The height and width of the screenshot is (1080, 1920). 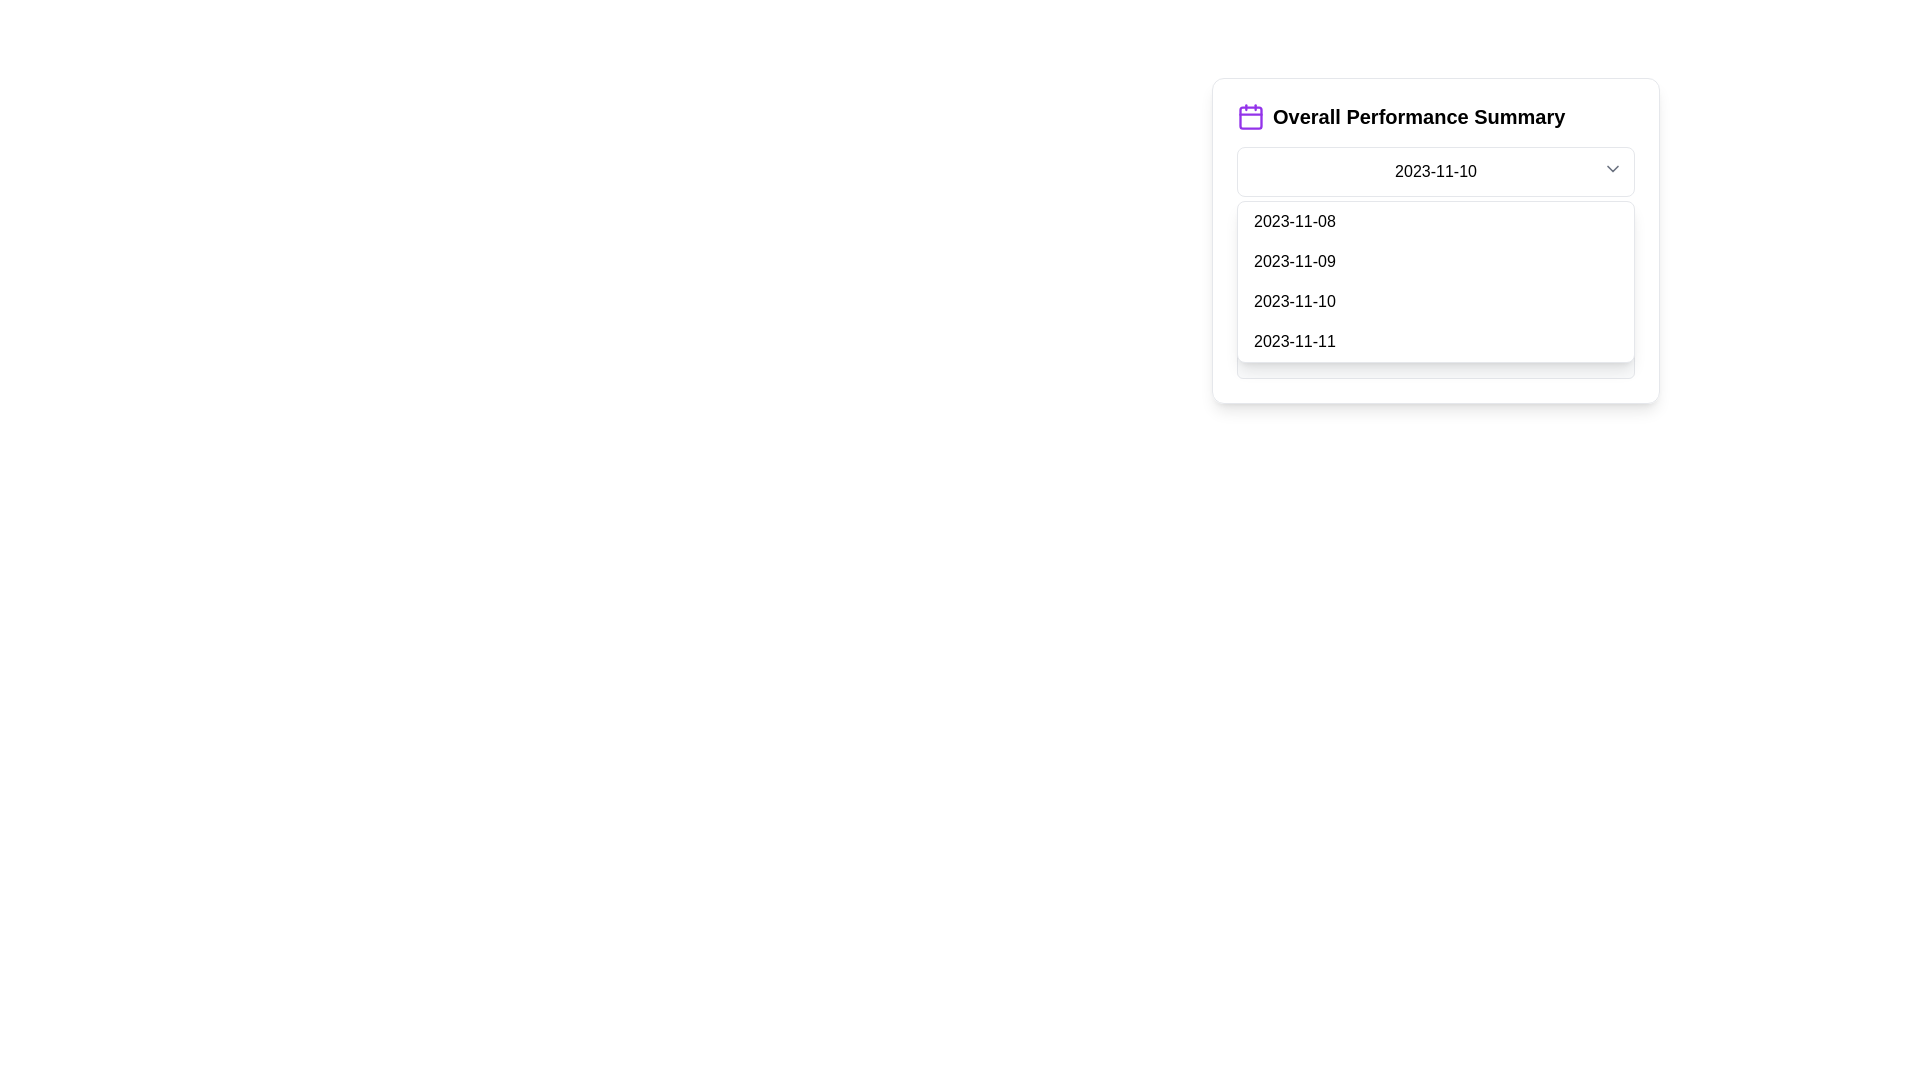 I want to click on the dropdown menu displaying the date '2023-11-10', so click(x=1434, y=171).